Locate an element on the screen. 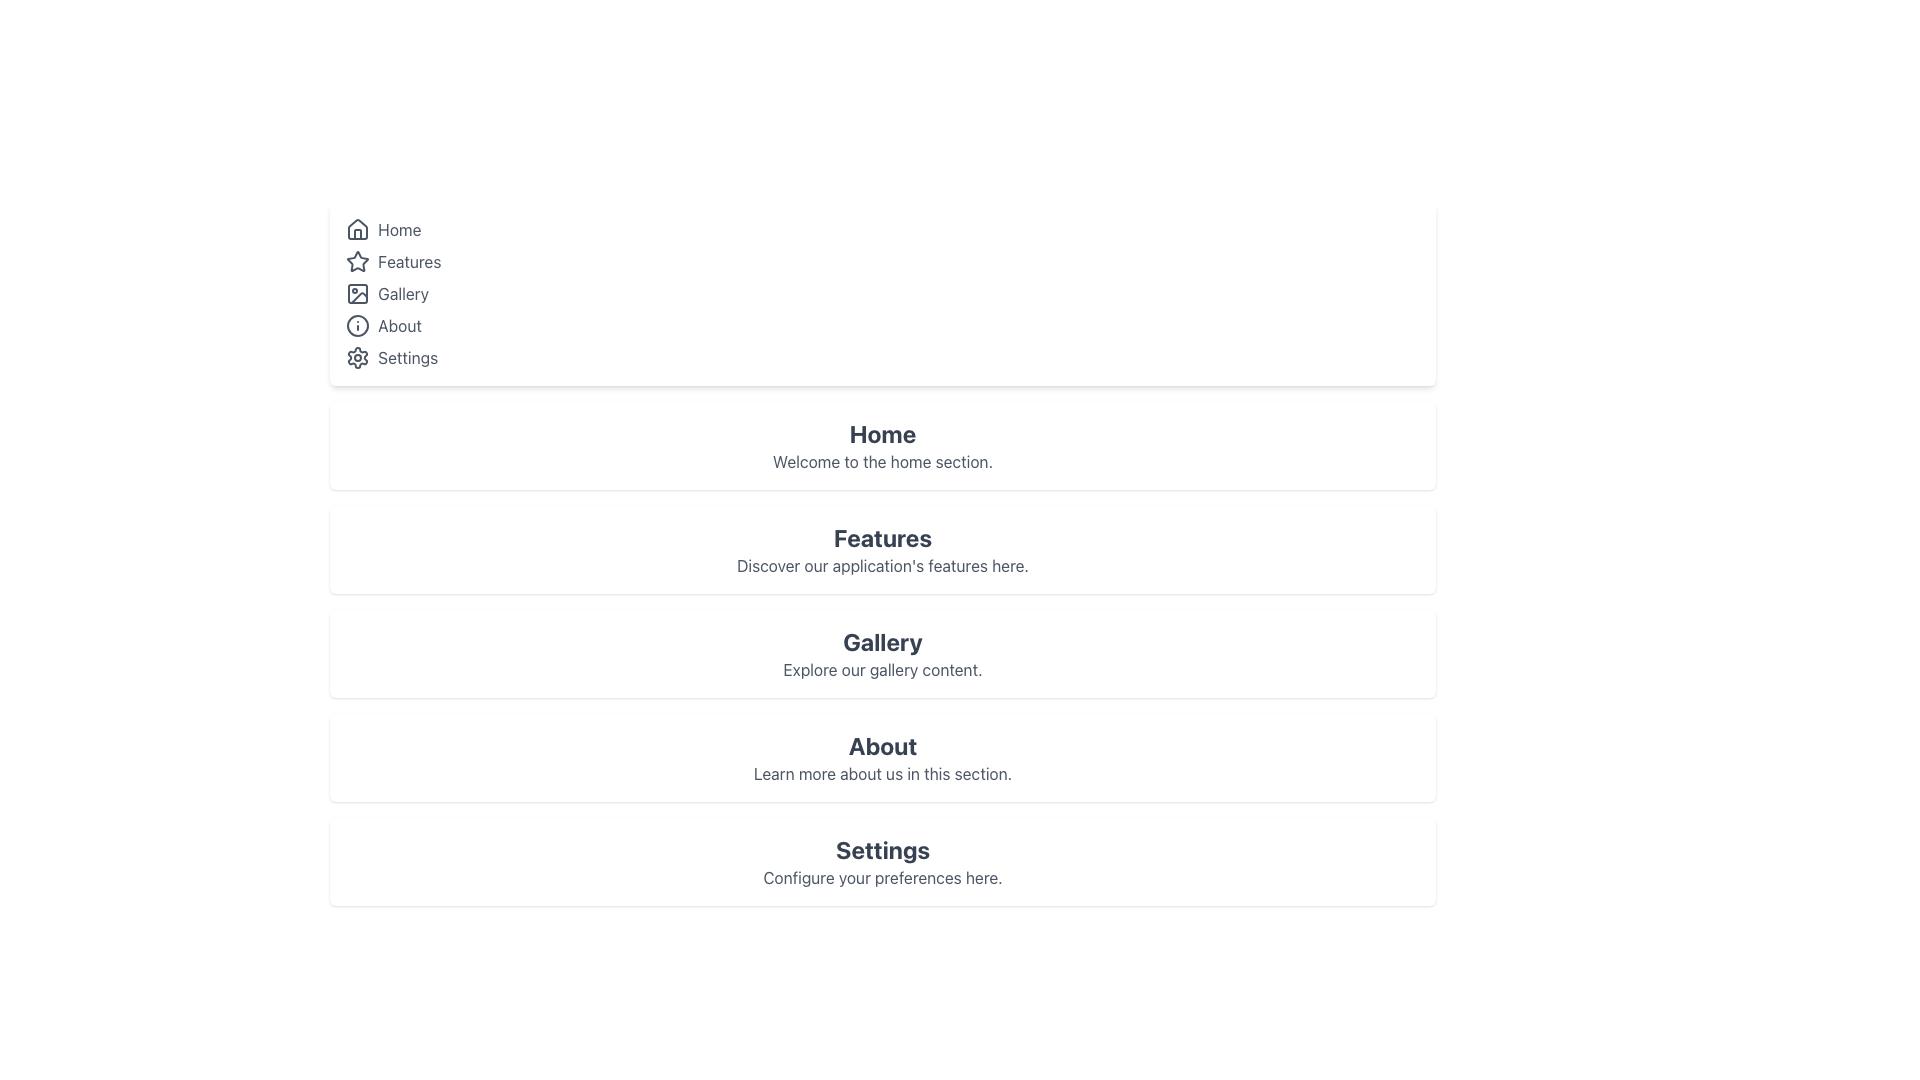  the Text Label that welcomes users to the home section, positioned below the bolded title 'Home' is located at coordinates (882, 462).